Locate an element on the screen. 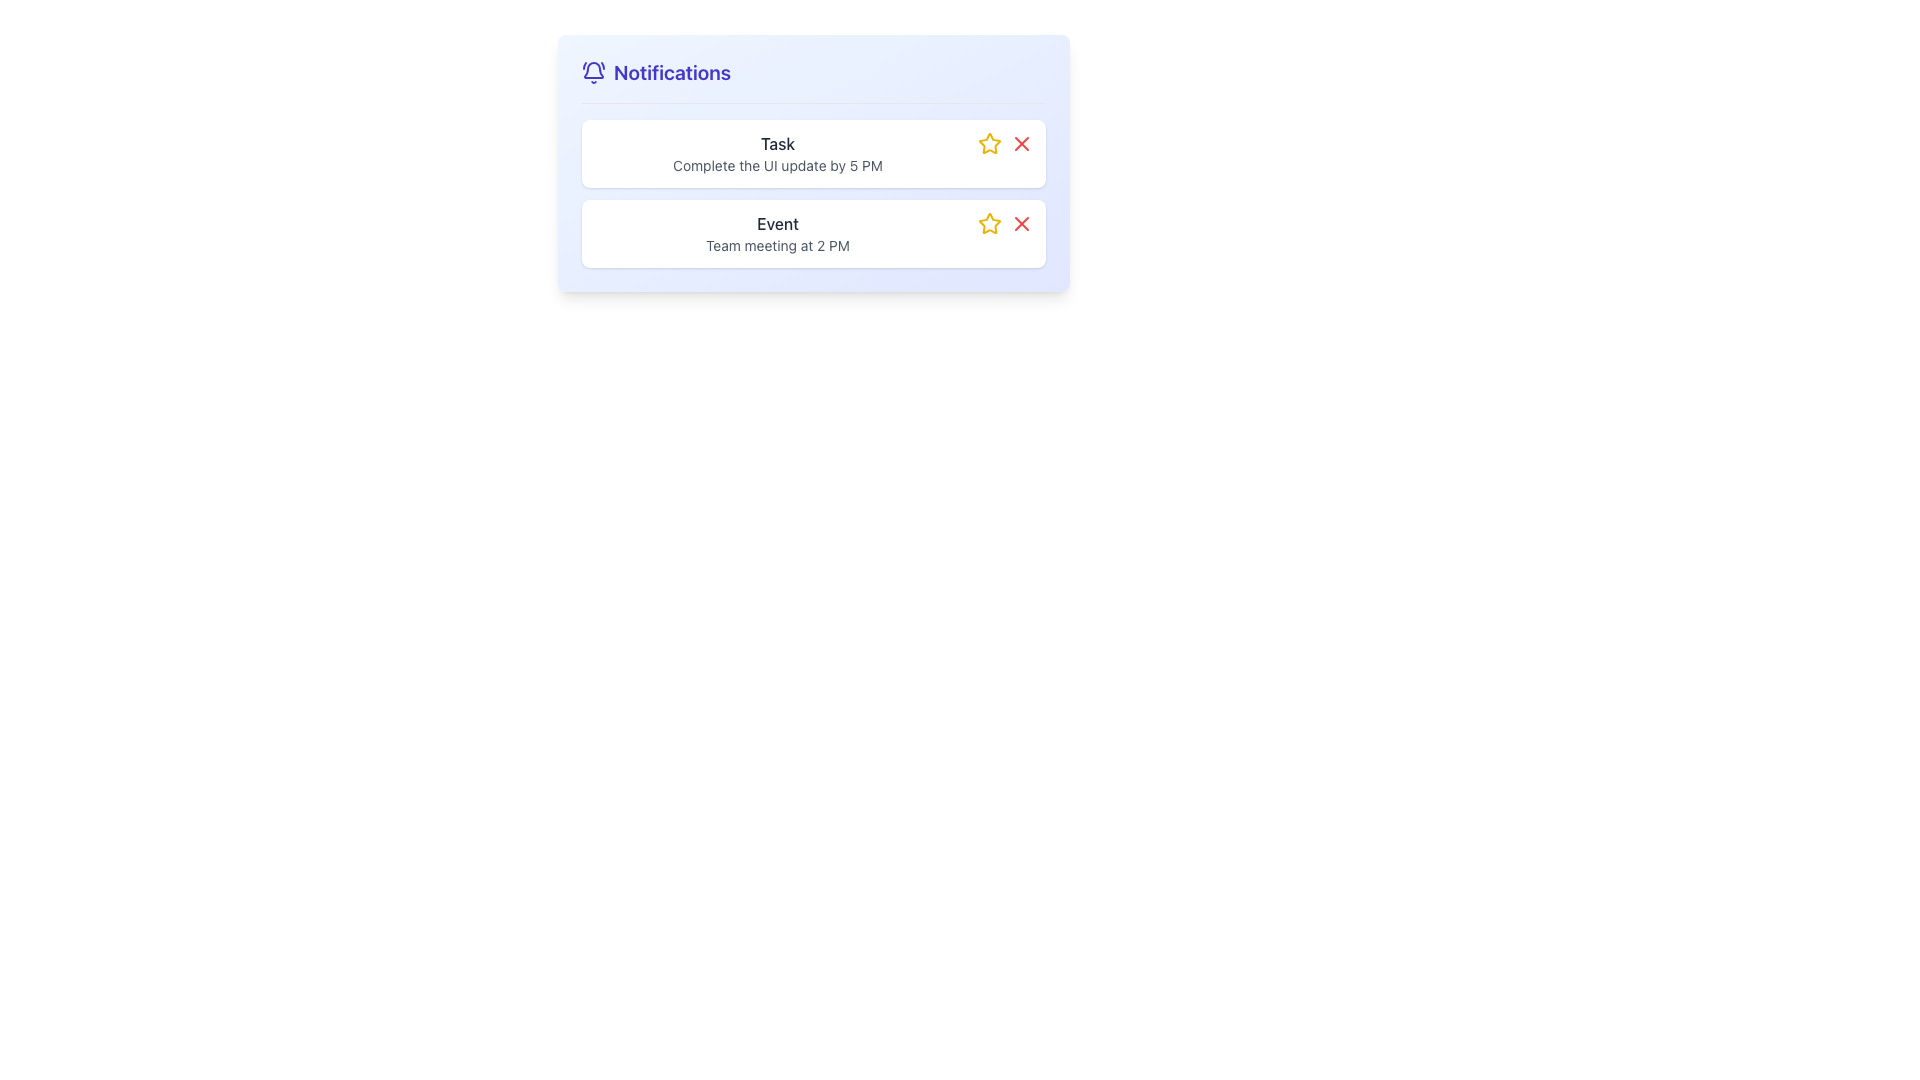 The width and height of the screenshot is (1920, 1080). the small red cross icon, which is a button in the 'Task' notification entry in the 'Notifications' panel, positioned next to a yellow star icon is located at coordinates (1022, 142).